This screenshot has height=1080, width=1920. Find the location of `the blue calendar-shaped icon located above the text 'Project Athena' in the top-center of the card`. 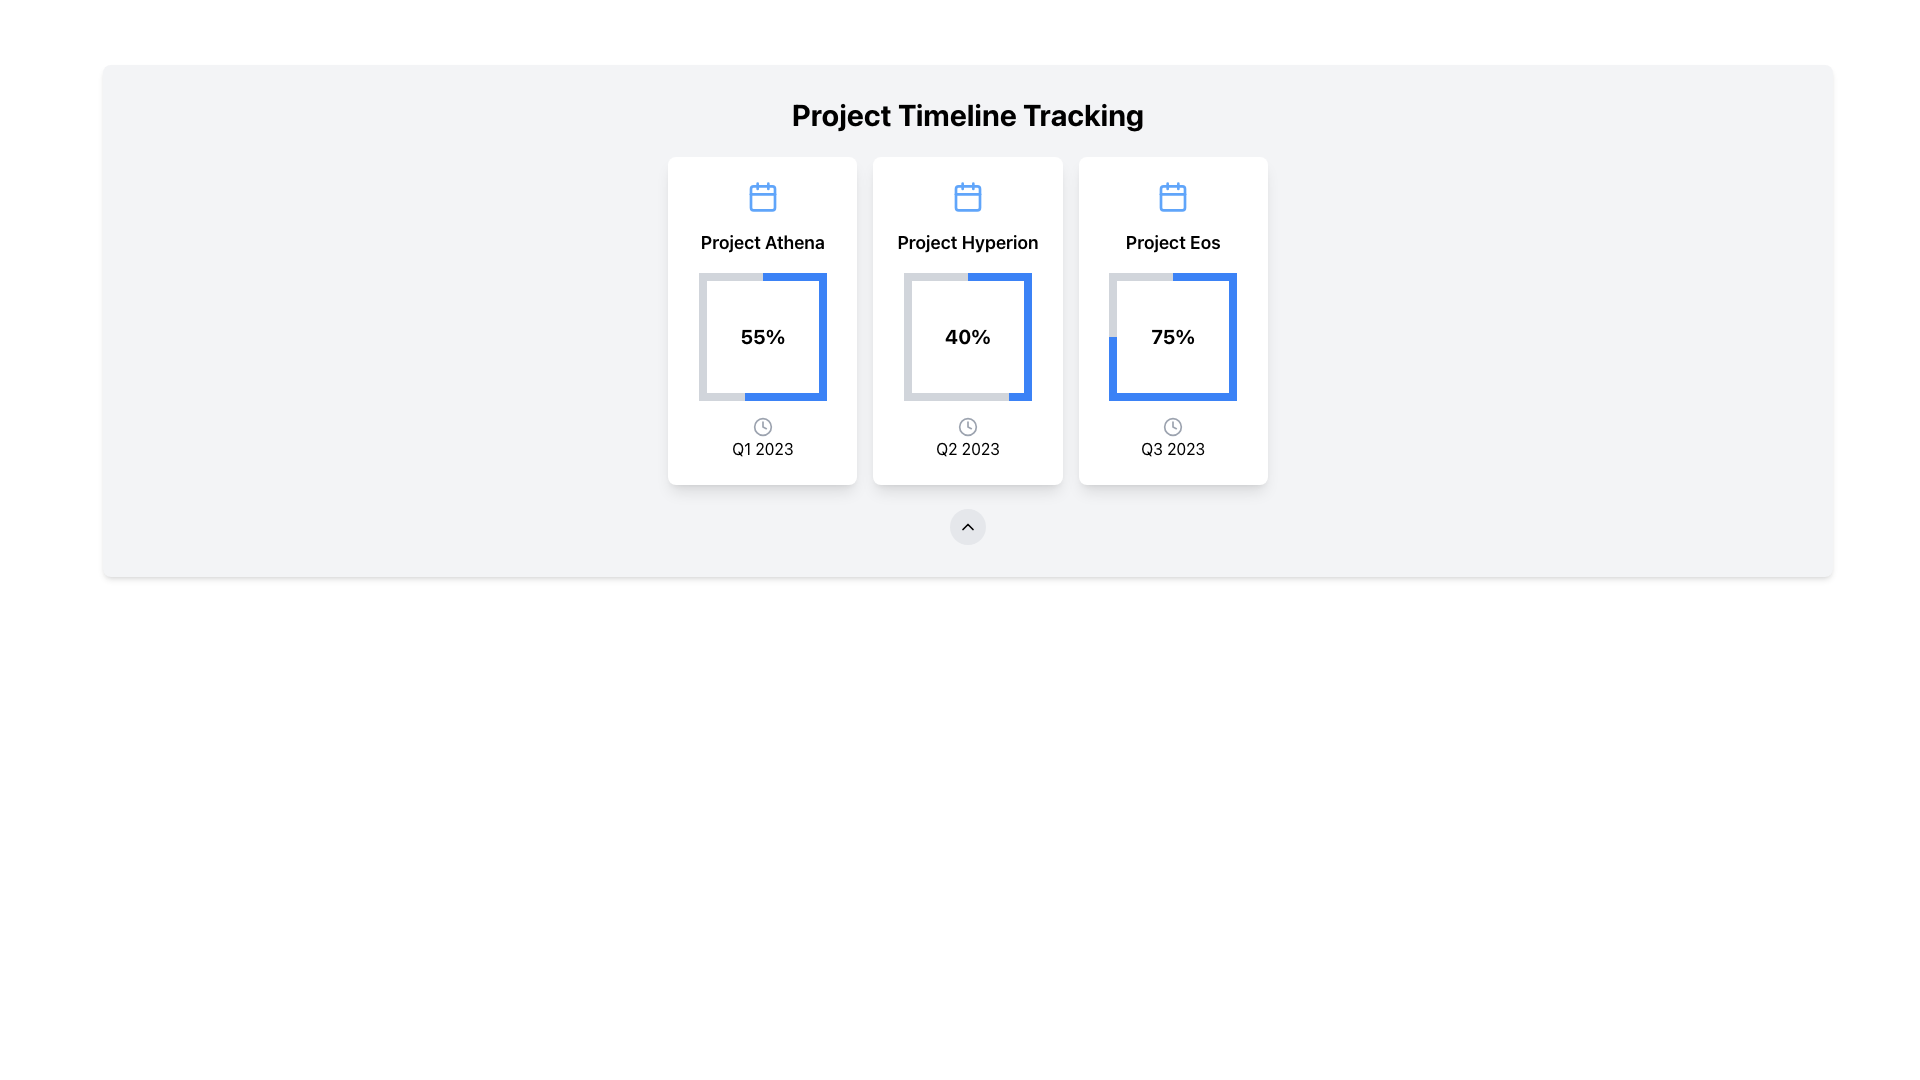

the blue calendar-shaped icon located above the text 'Project Athena' in the top-center of the card is located at coordinates (761, 196).